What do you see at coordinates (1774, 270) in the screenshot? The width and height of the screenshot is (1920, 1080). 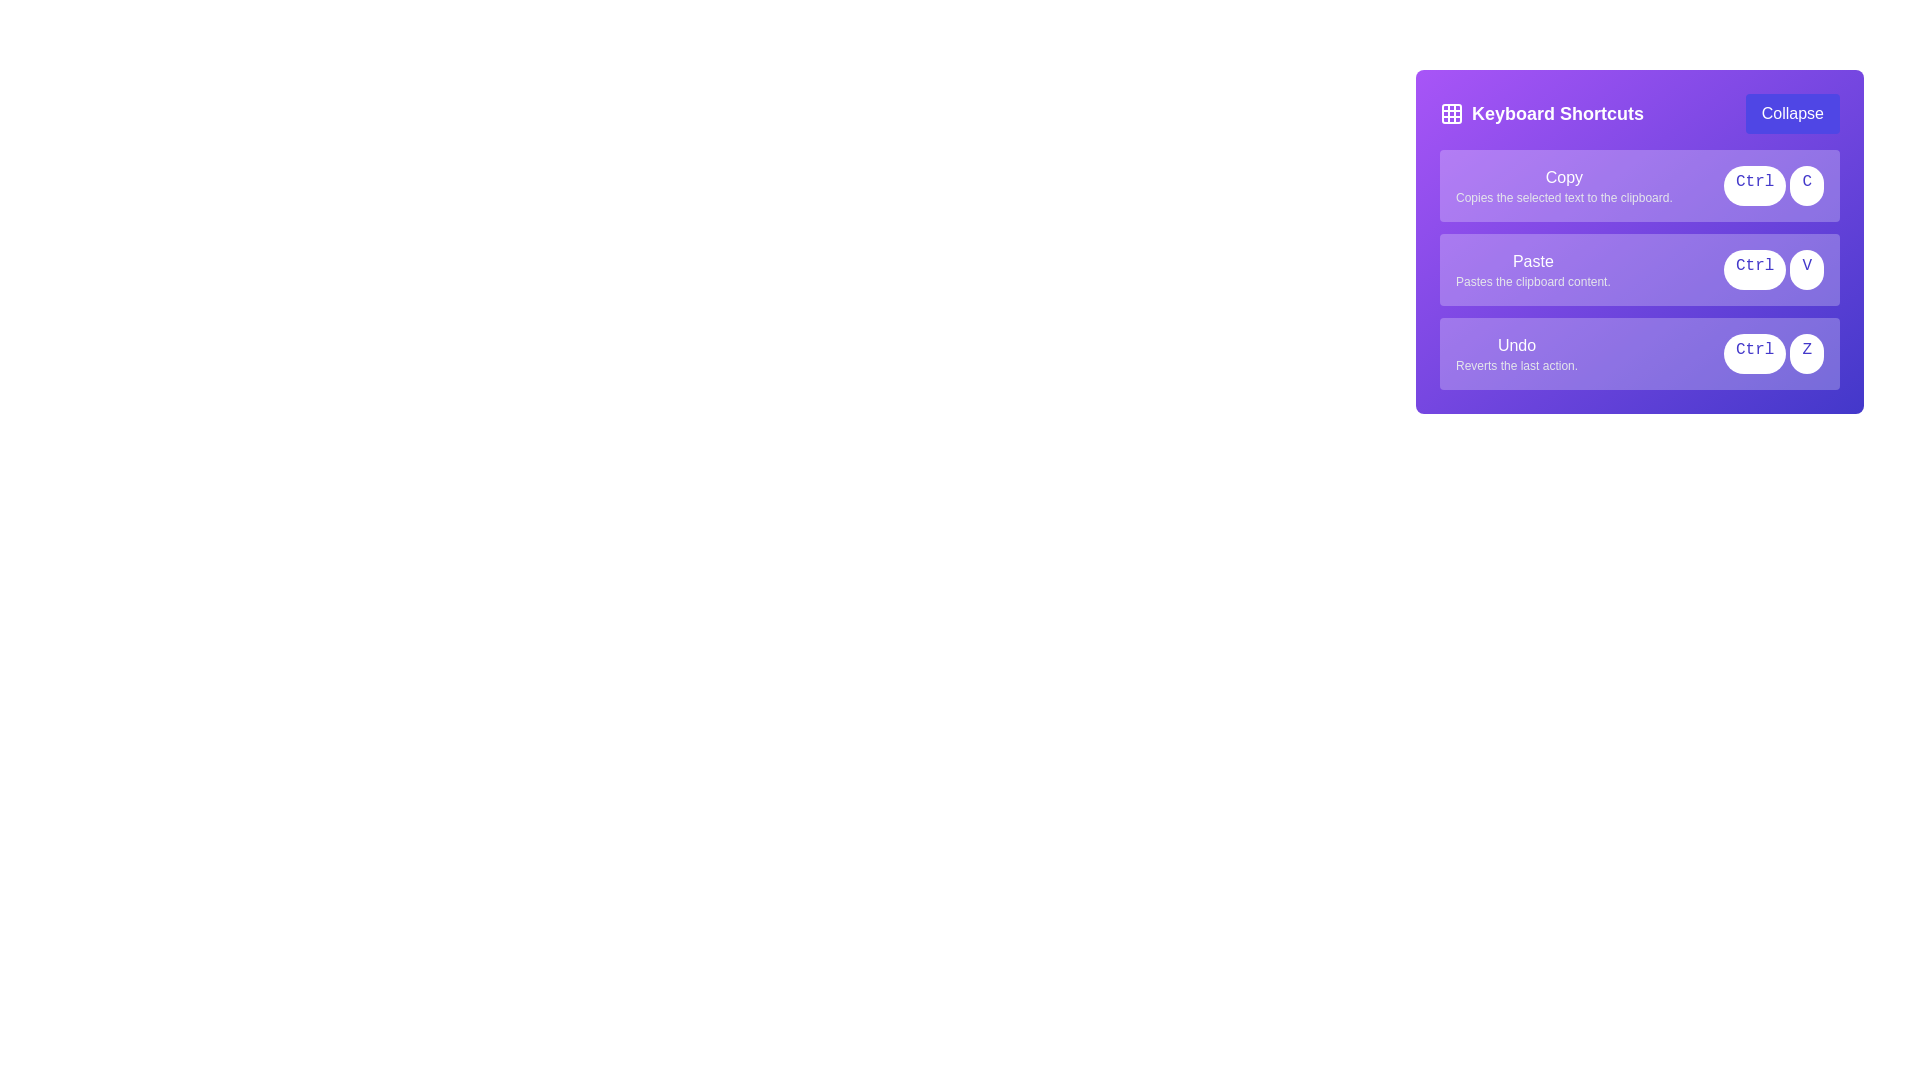 I see `the Keyboard Shortcut Indicator for the 'Paste' action, located on the right side of the 'Paste' action item in the keyboard shortcuts panel` at bounding box center [1774, 270].